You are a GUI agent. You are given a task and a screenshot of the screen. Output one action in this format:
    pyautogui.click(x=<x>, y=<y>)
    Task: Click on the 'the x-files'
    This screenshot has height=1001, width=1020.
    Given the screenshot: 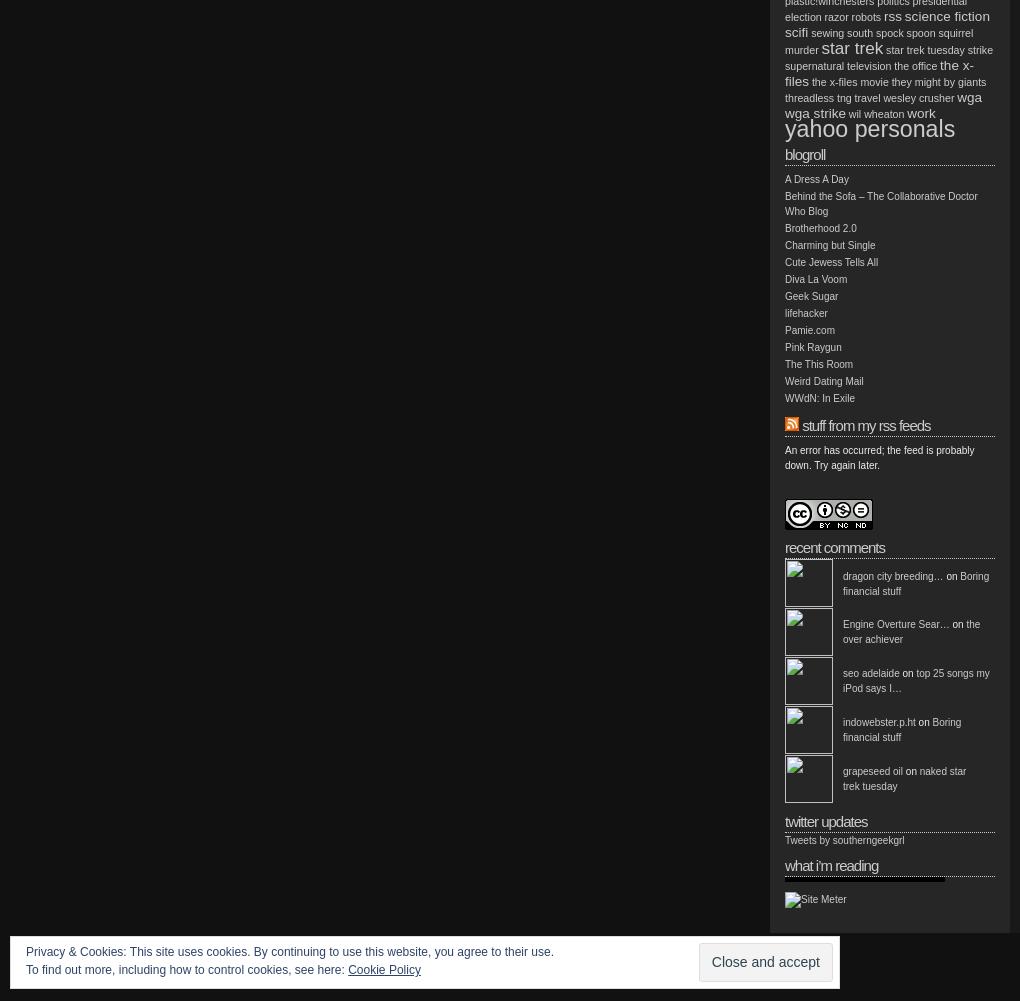 What is the action you would take?
    pyautogui.click(x=783, y=72)
    